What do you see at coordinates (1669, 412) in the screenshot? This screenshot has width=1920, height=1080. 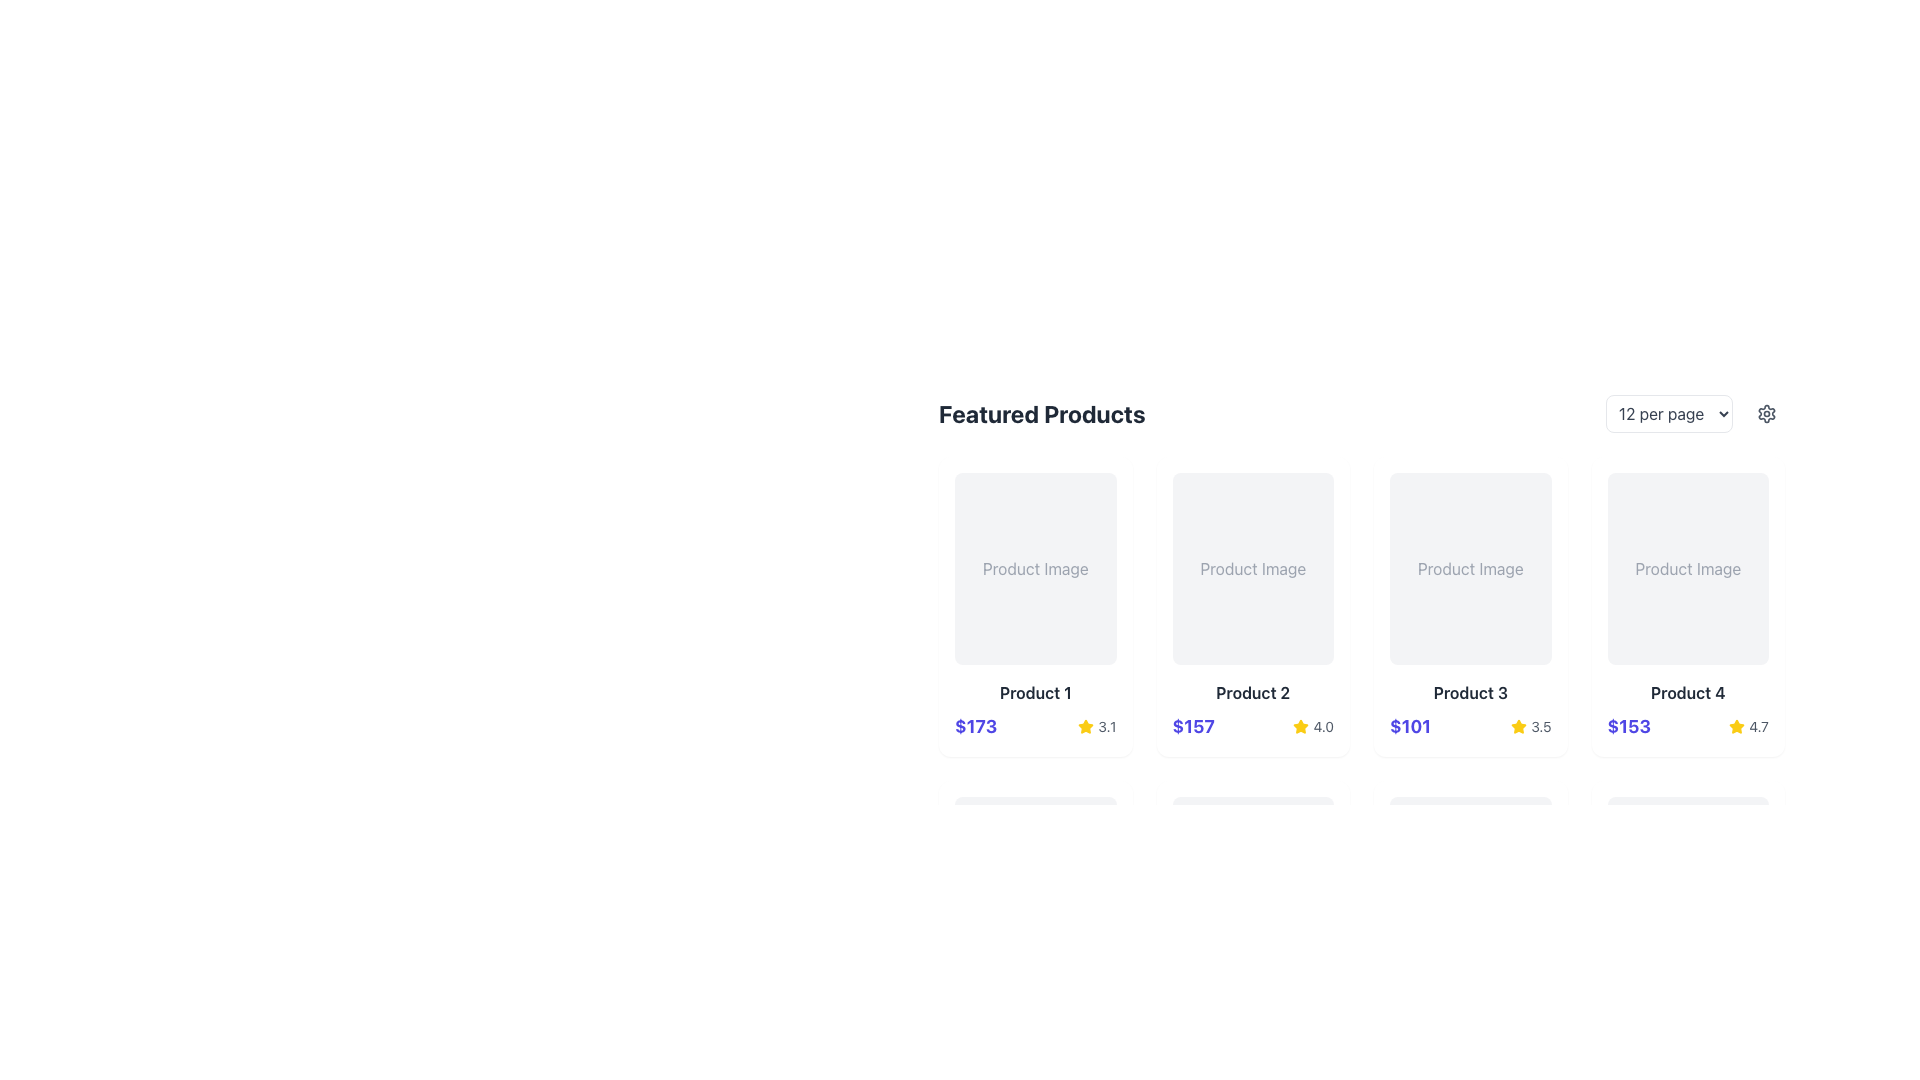 I see `the Dropdown menu located on the top-right section of the interface, which allows users to select the number of items displayed per page` at bounding box center [1669, 412].